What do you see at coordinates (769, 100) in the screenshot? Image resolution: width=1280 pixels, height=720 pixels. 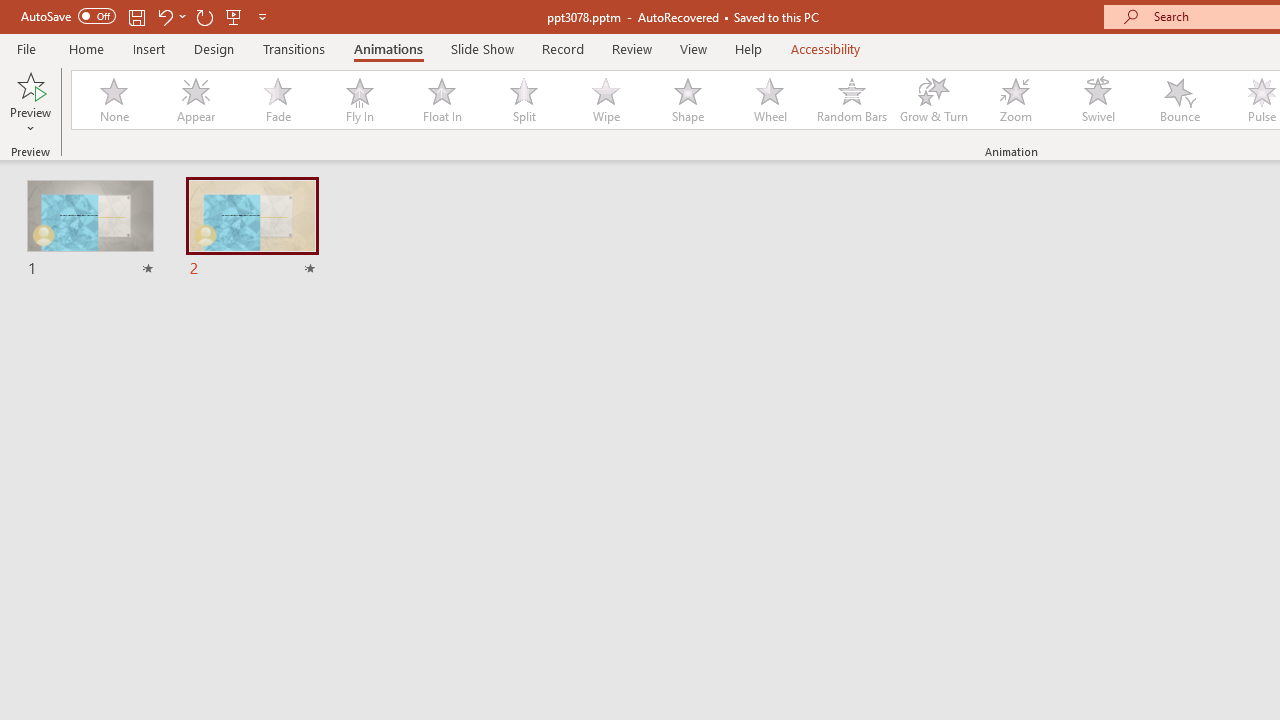 I see `'Wheel'` at bounding box center [769, 100].